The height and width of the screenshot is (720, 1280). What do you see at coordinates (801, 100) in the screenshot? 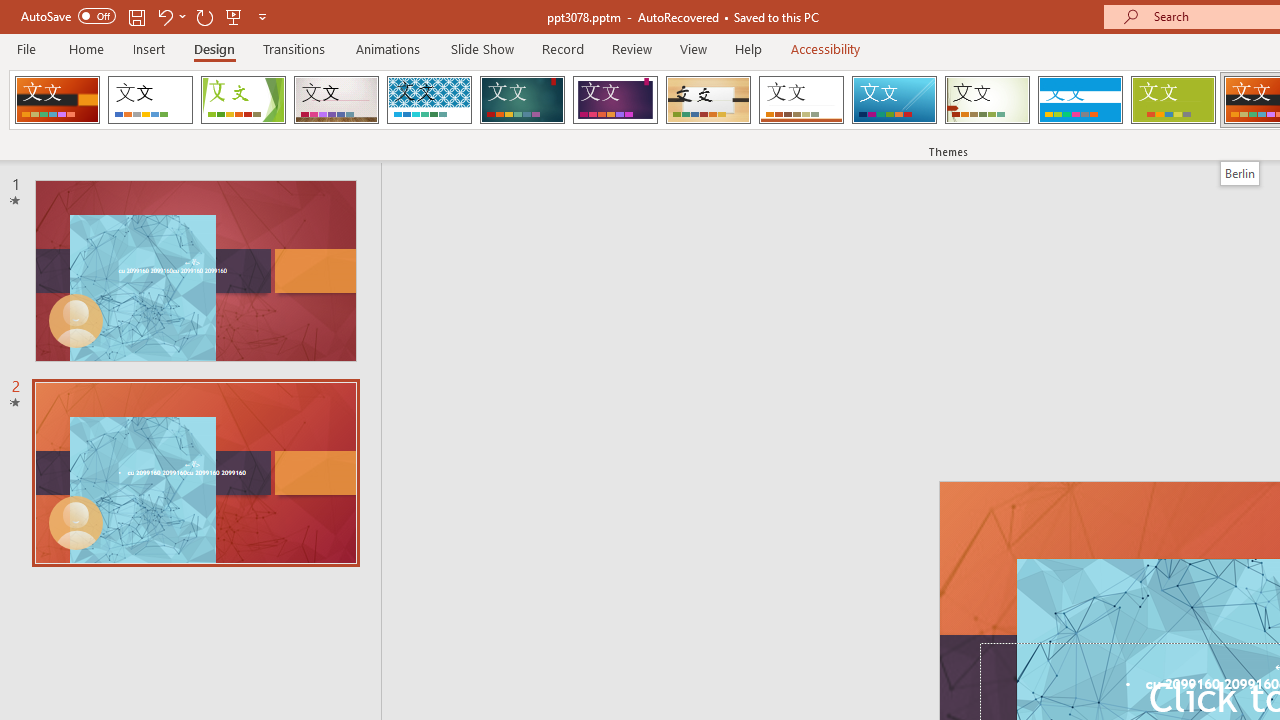
I see `'Retrospect'` at bounding box center [801, 100].